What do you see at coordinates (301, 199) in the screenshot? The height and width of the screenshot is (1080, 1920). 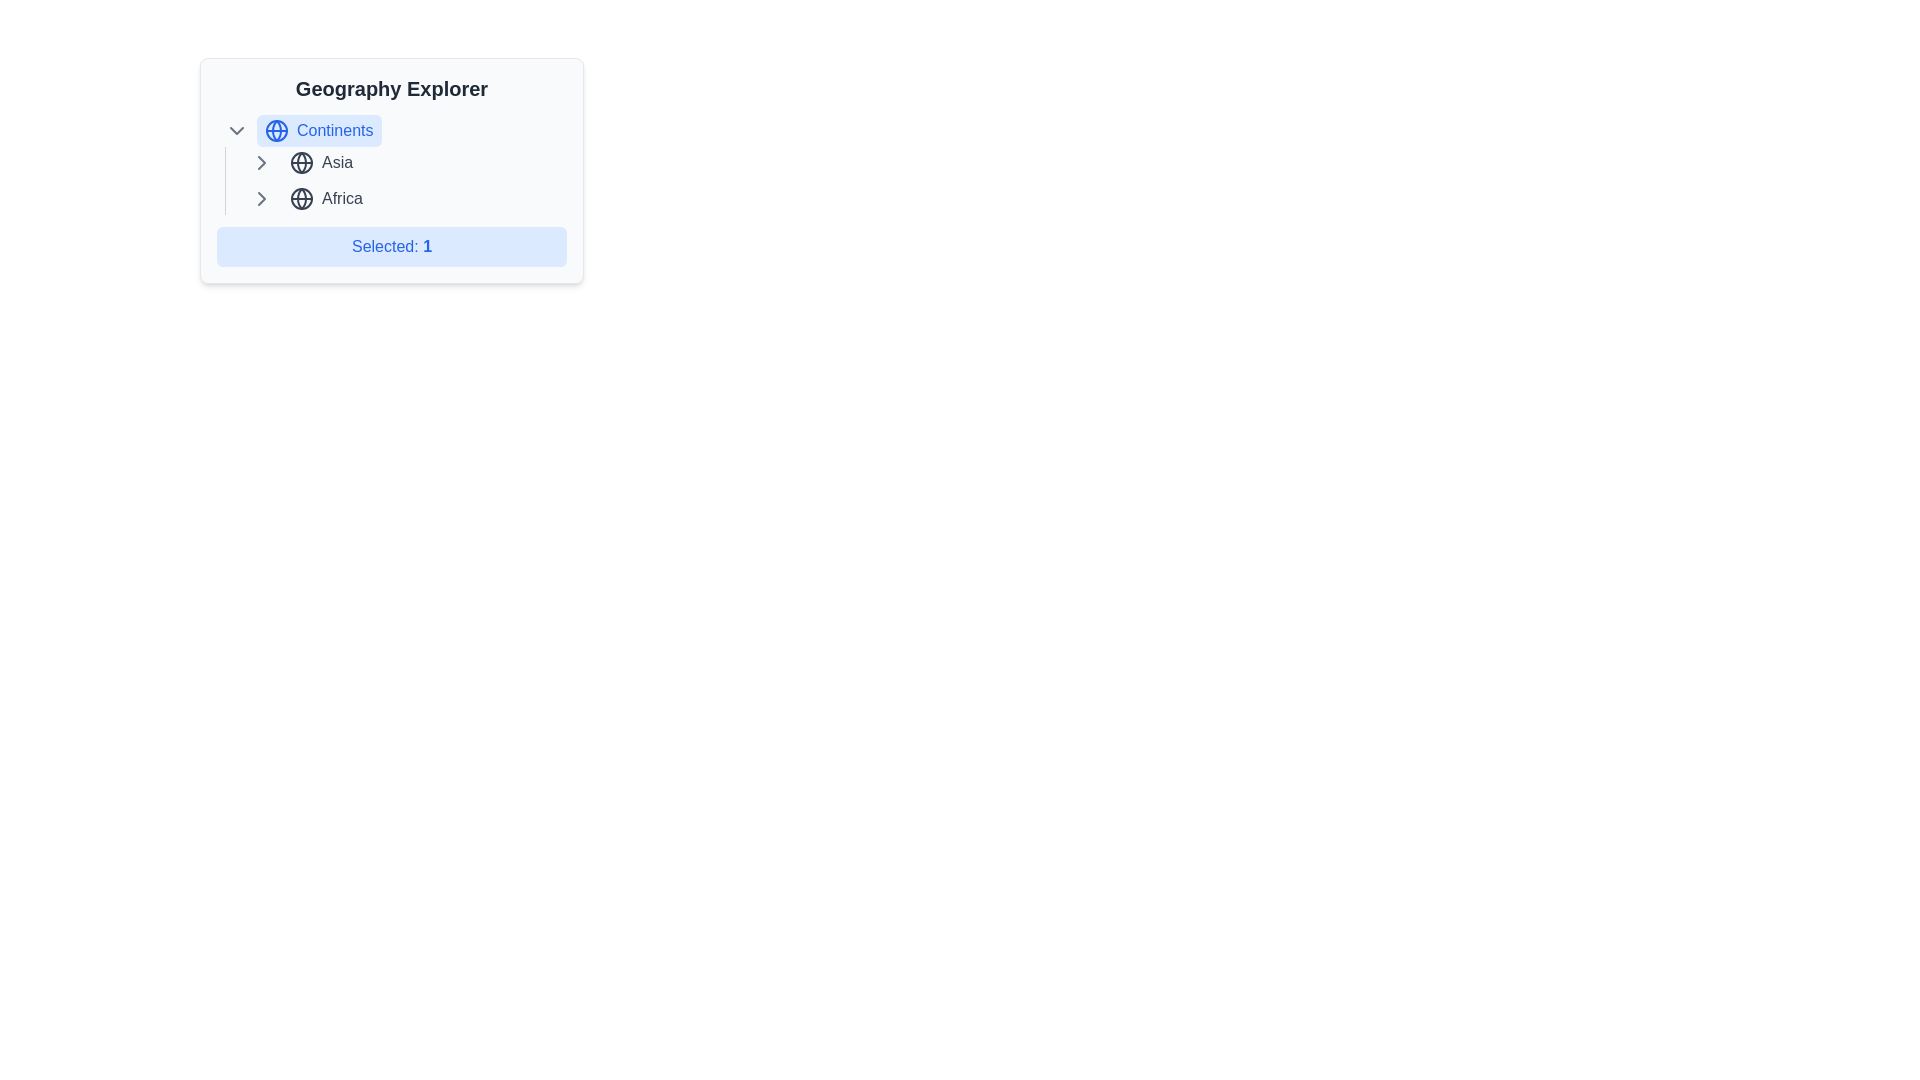 I see `the globe icon representing geographical features in the 'Geography Explorer' section next to the 'Continents' label` at bounding box center [301, 199].